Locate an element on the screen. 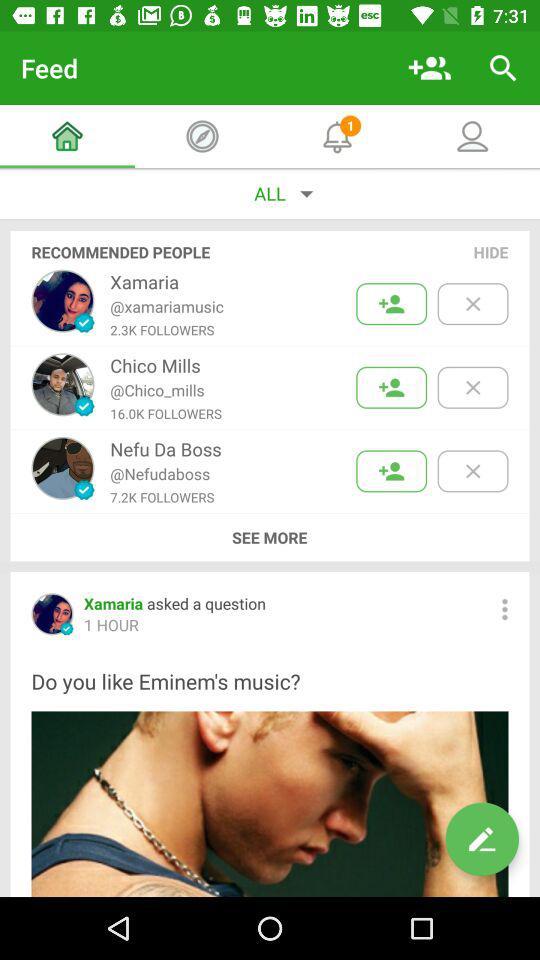  icon next to recommended people is located at coordinates (490, 251).